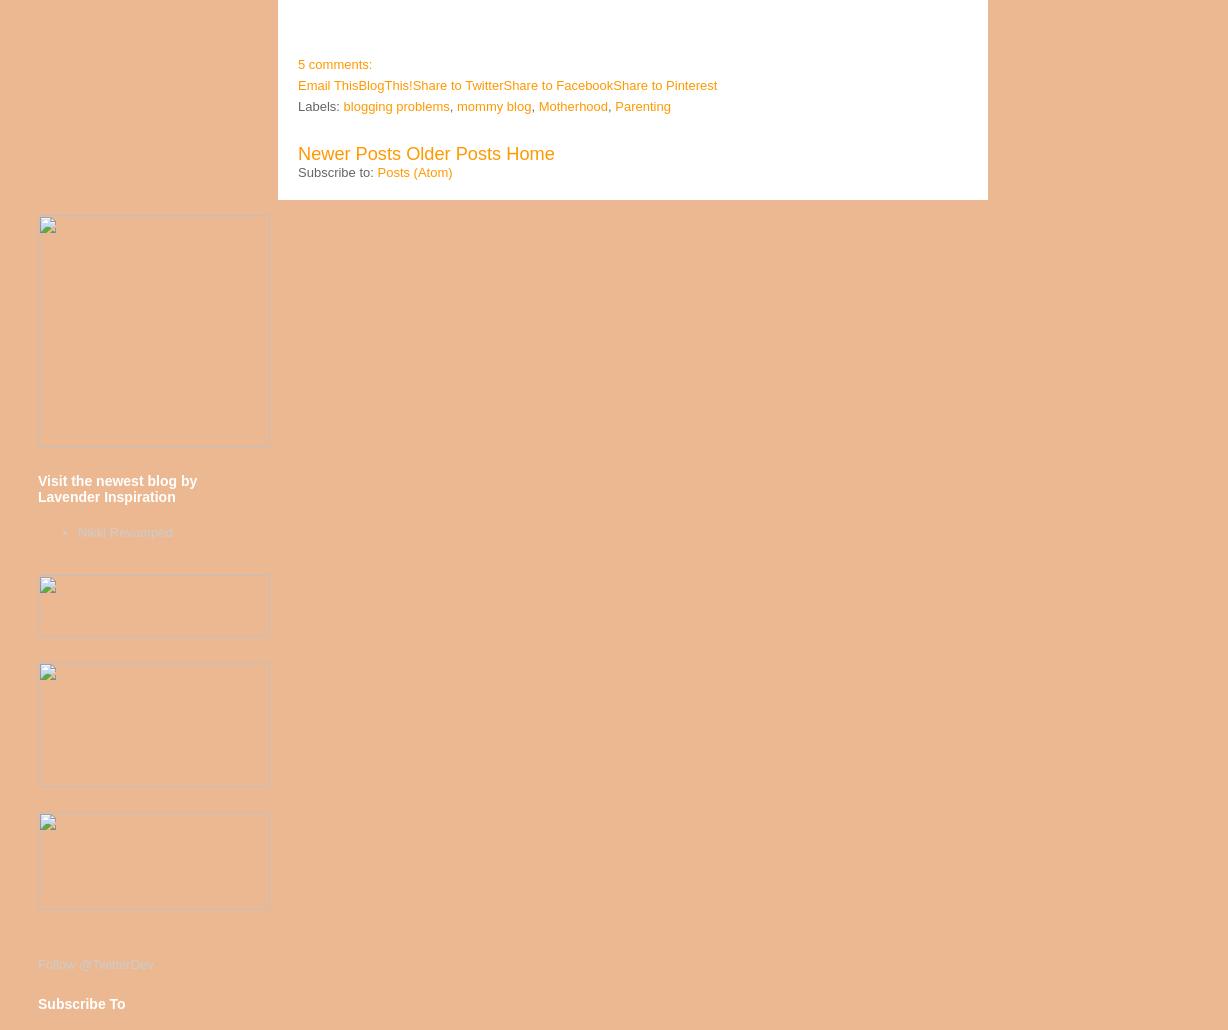 The width and height of the screenshot is (1228, 1030). I want to click on 'Labels:', so click(320, 105).